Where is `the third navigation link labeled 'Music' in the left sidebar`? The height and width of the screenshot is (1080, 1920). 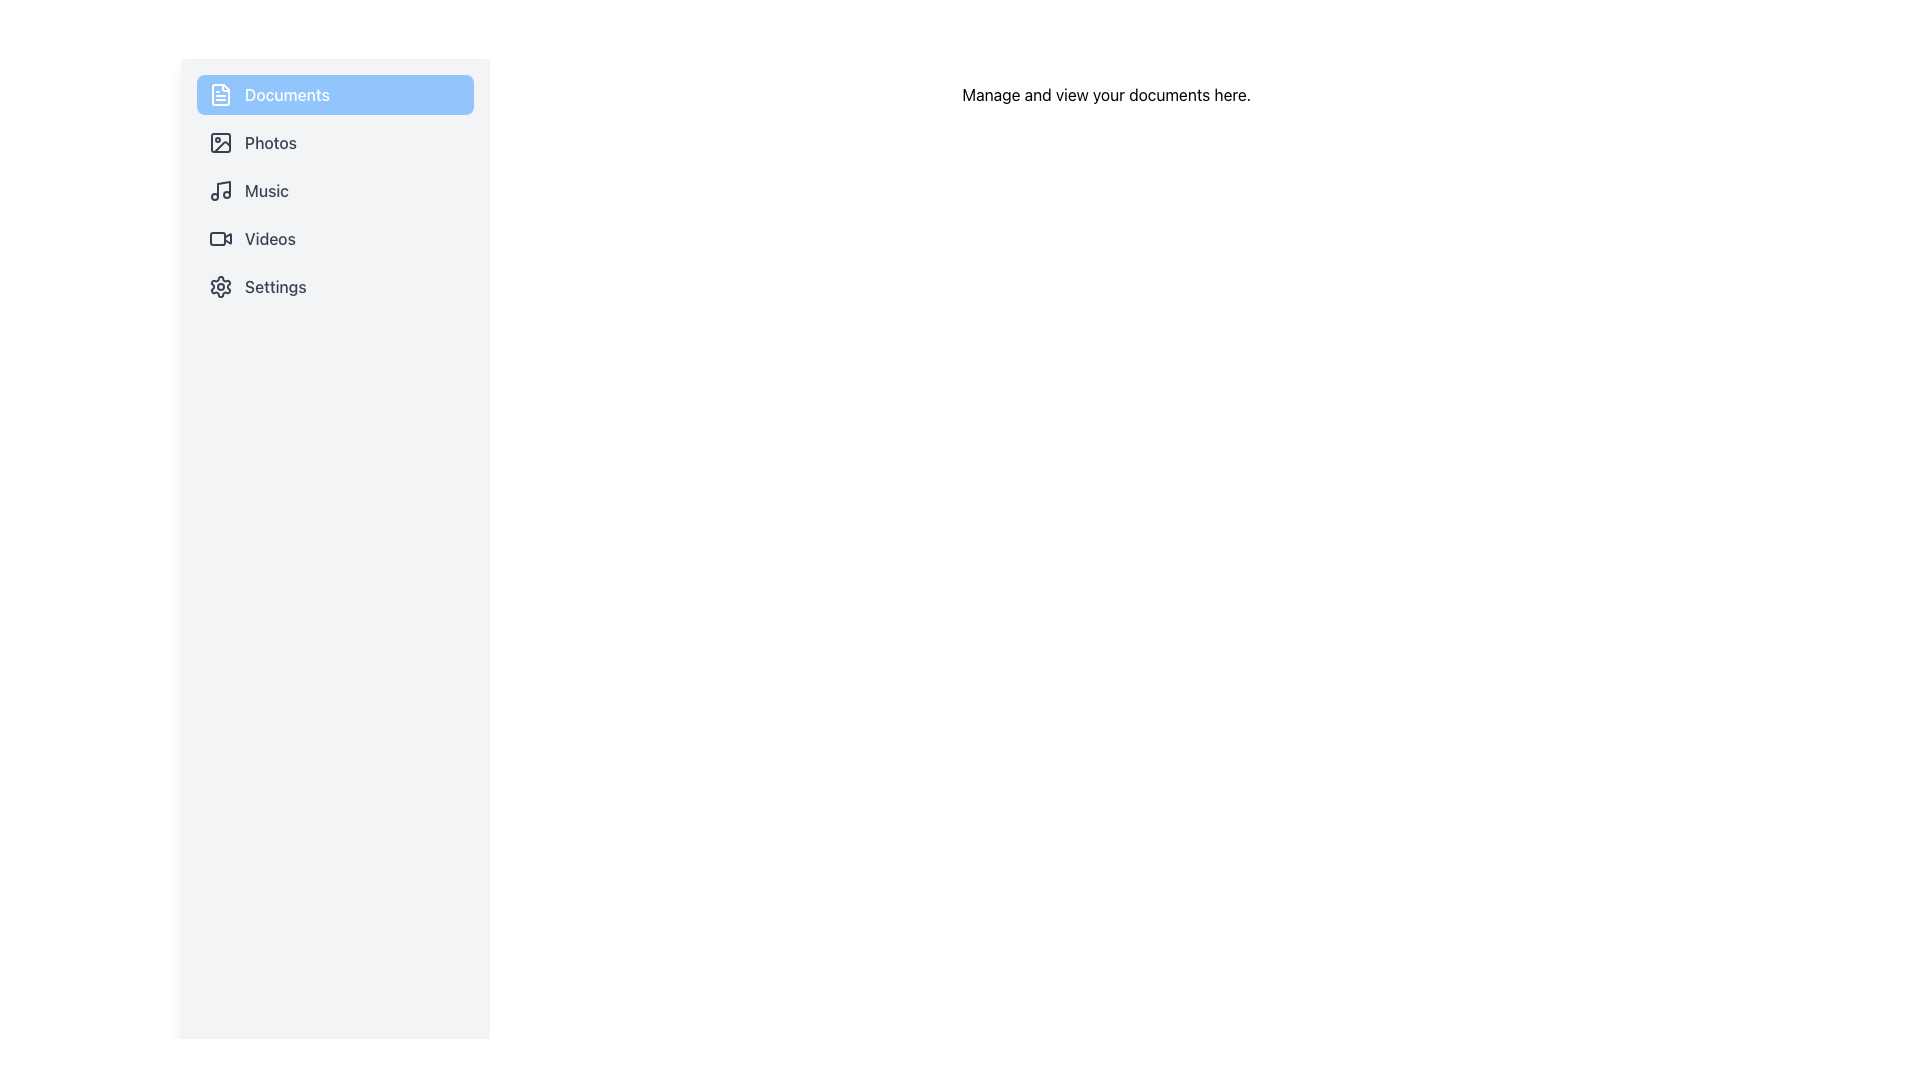
the third navigation link labeled 'Music' in the left sidebar is located at coordinates (335, 191).